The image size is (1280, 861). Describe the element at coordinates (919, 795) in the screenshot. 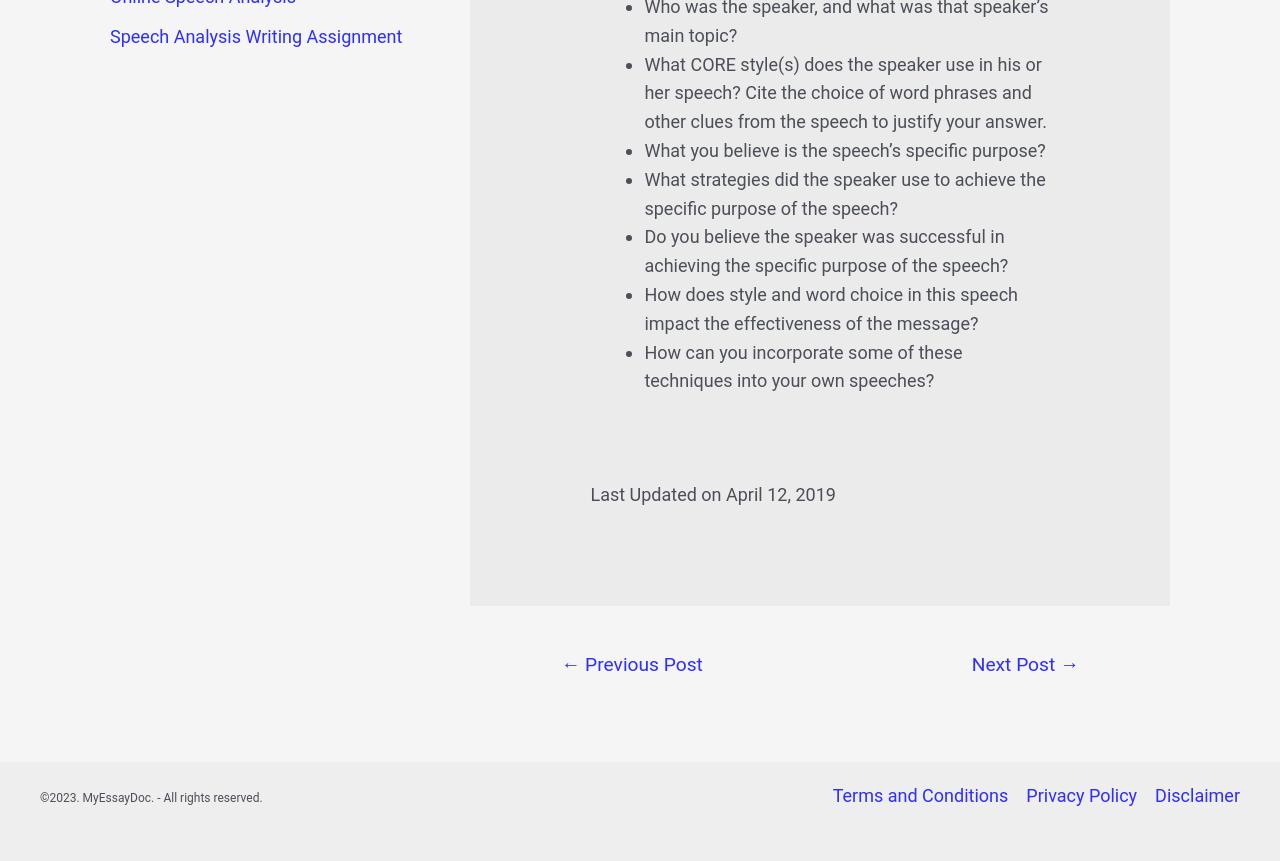

I see `'Terms and Conditions'` at that location.